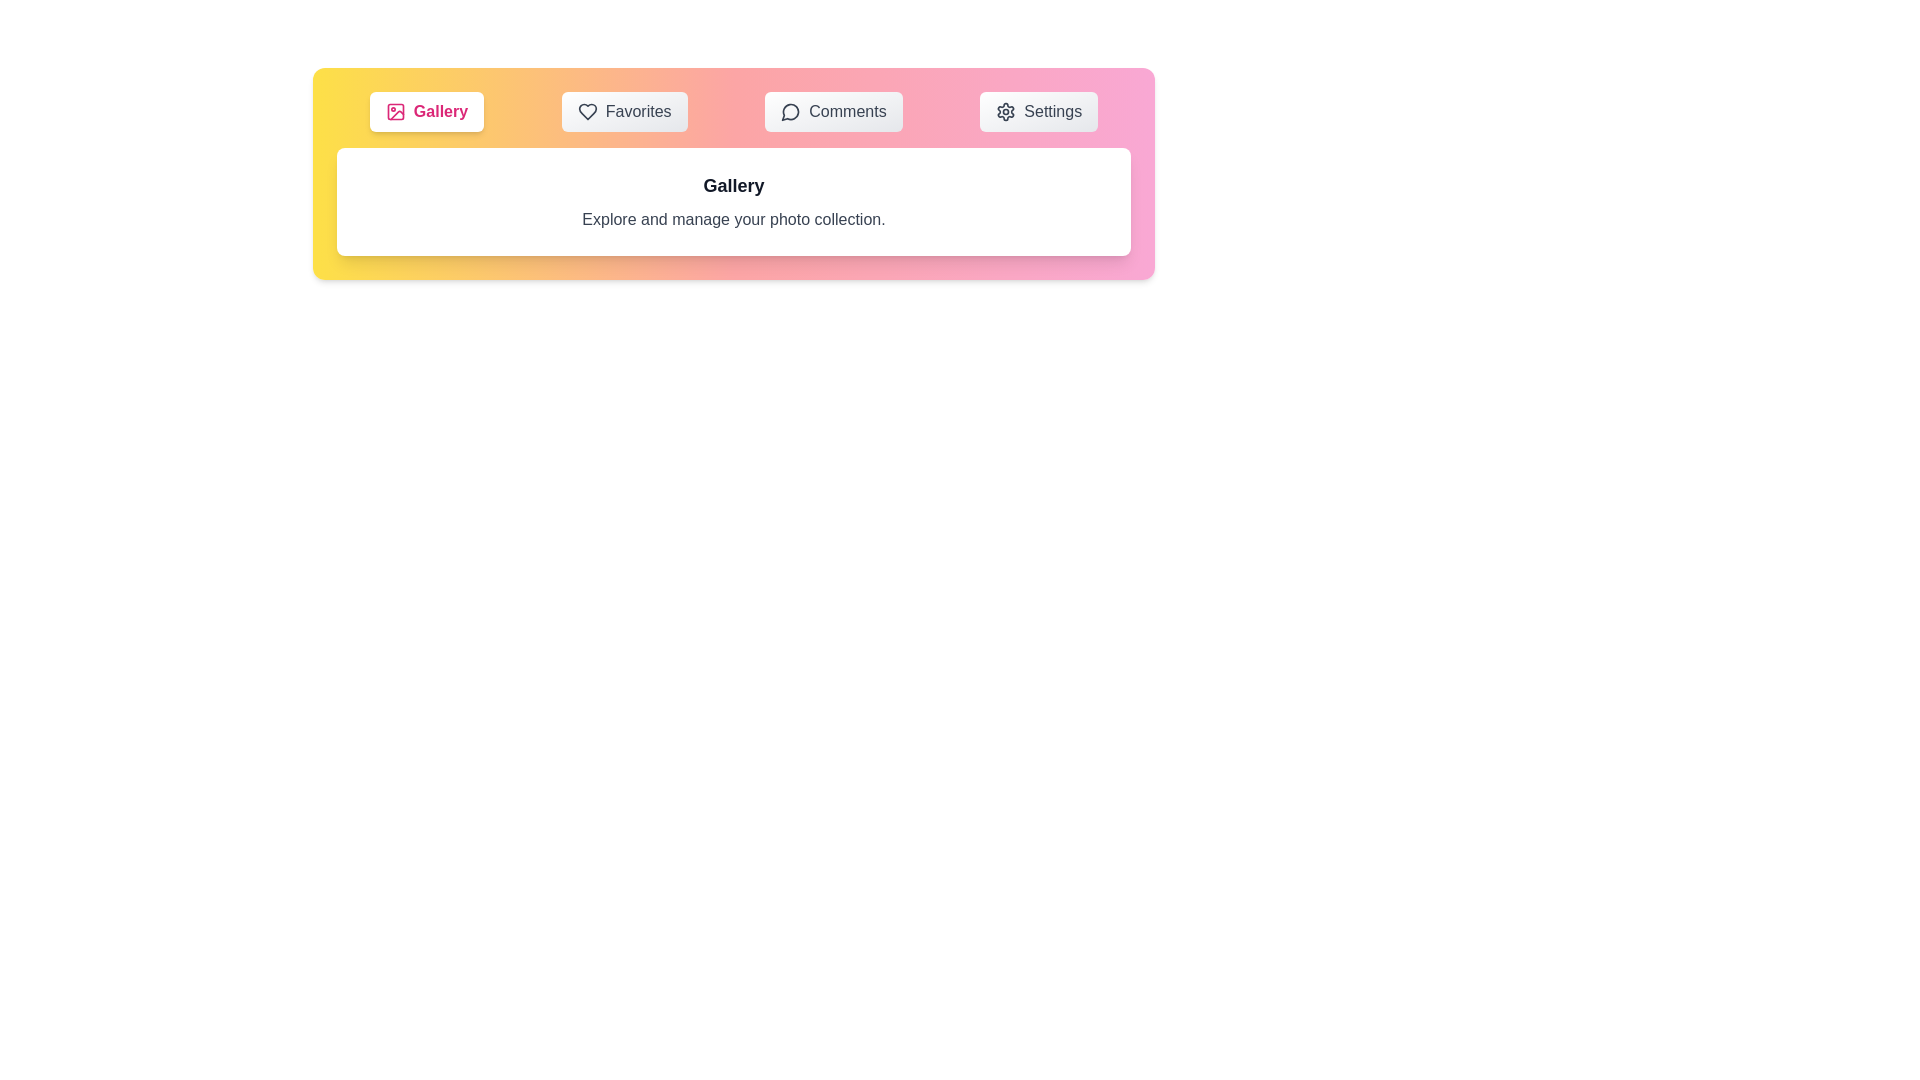 The height and width of the screenshot is (1080, 1920). Describe the element at coordinates (426, 111) in the screenshot. I see `the Gallery tab` at that location.